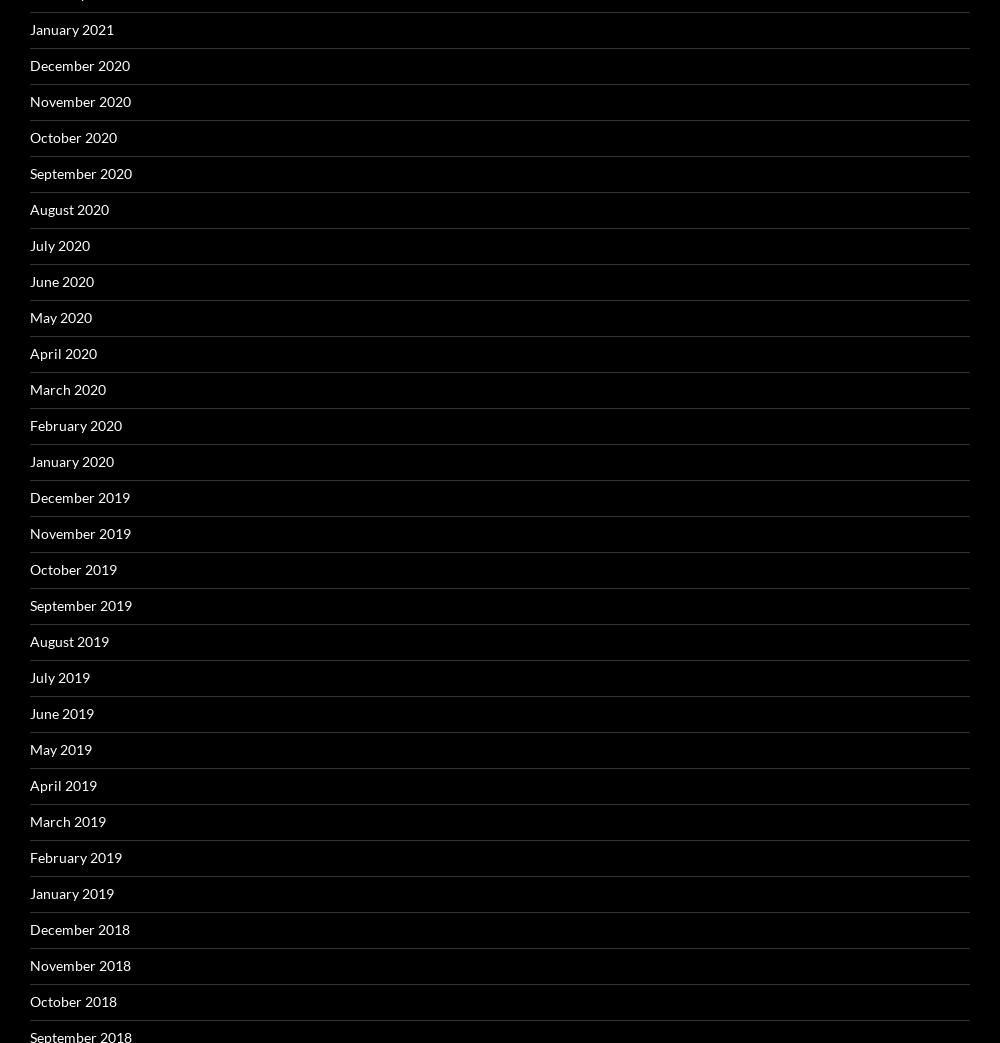 The image size is (1000, 1043). Describe the element at coordinates (75, 857) in the screenshot. I see `'February 2019'` at that location.